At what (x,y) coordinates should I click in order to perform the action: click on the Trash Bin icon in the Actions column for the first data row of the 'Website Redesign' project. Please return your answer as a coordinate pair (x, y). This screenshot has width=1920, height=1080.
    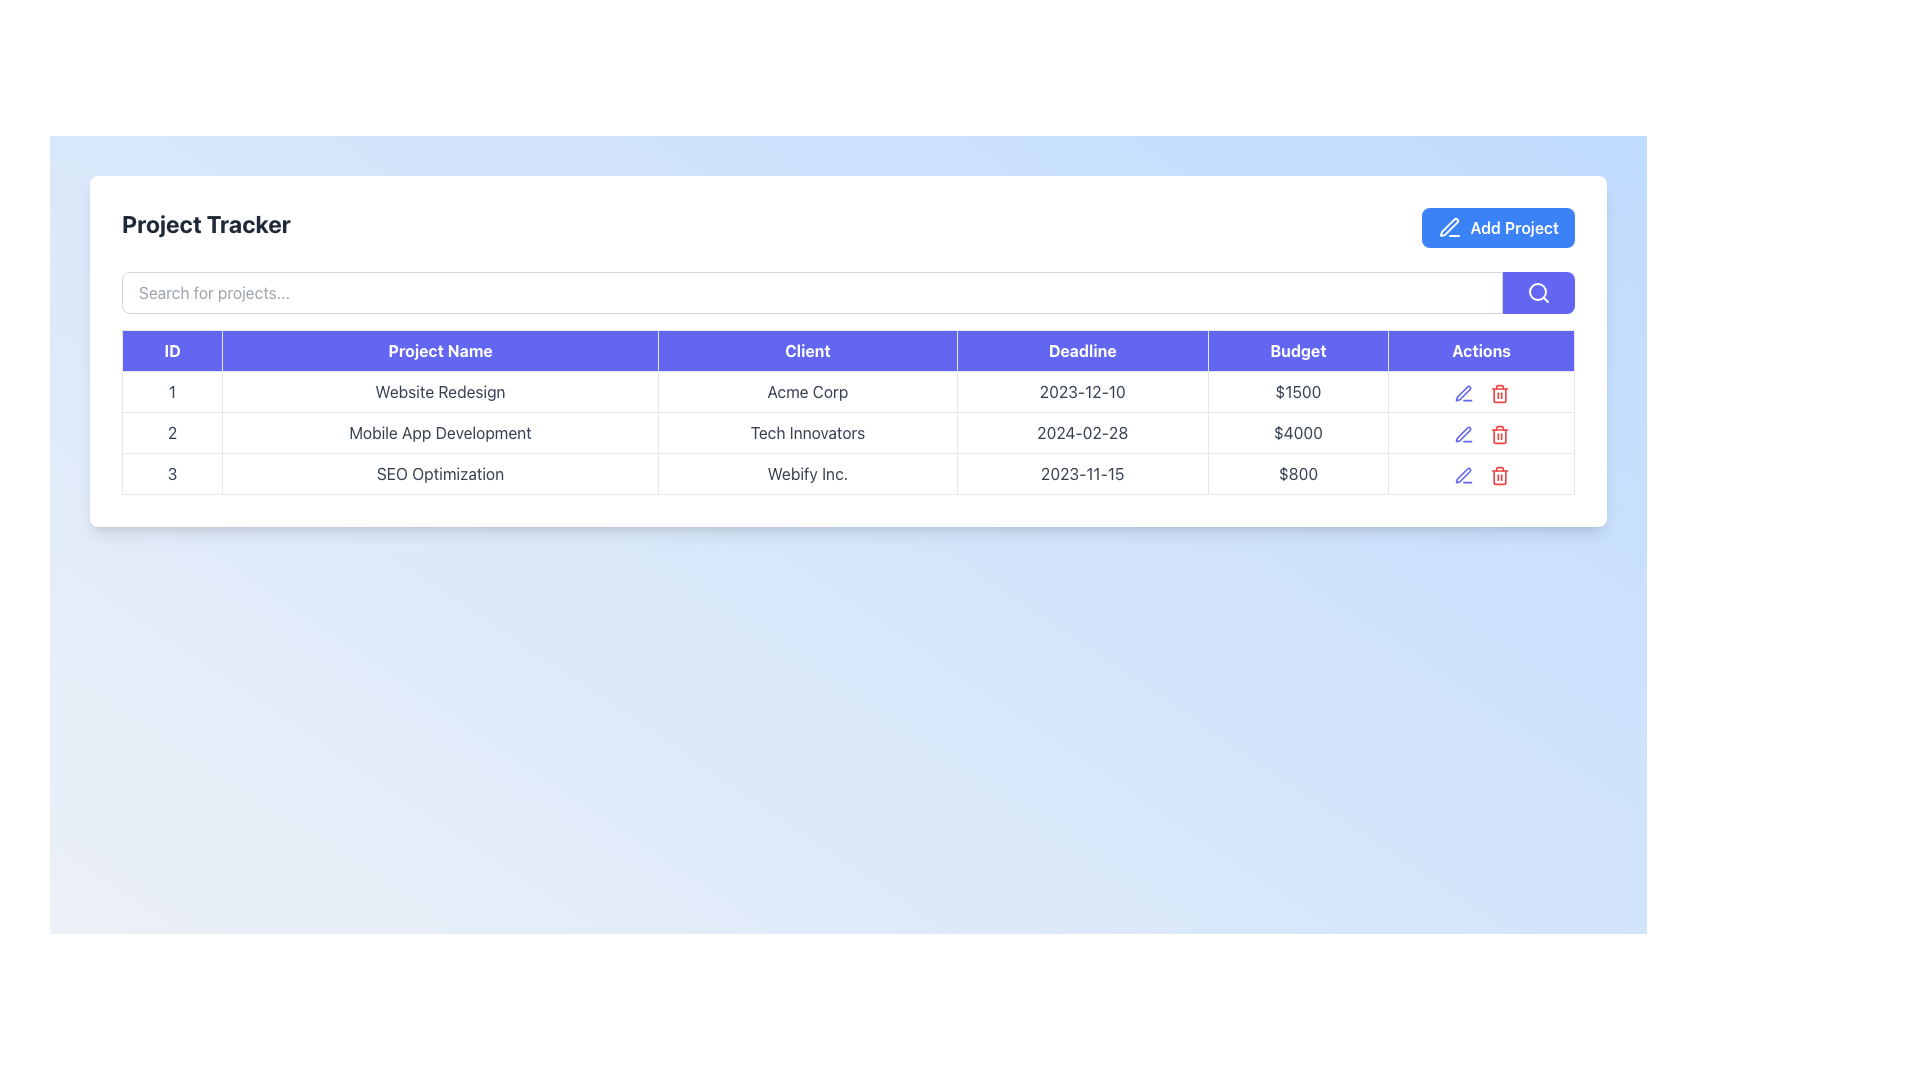
    Looking at the image, I should click on (1498, 393).